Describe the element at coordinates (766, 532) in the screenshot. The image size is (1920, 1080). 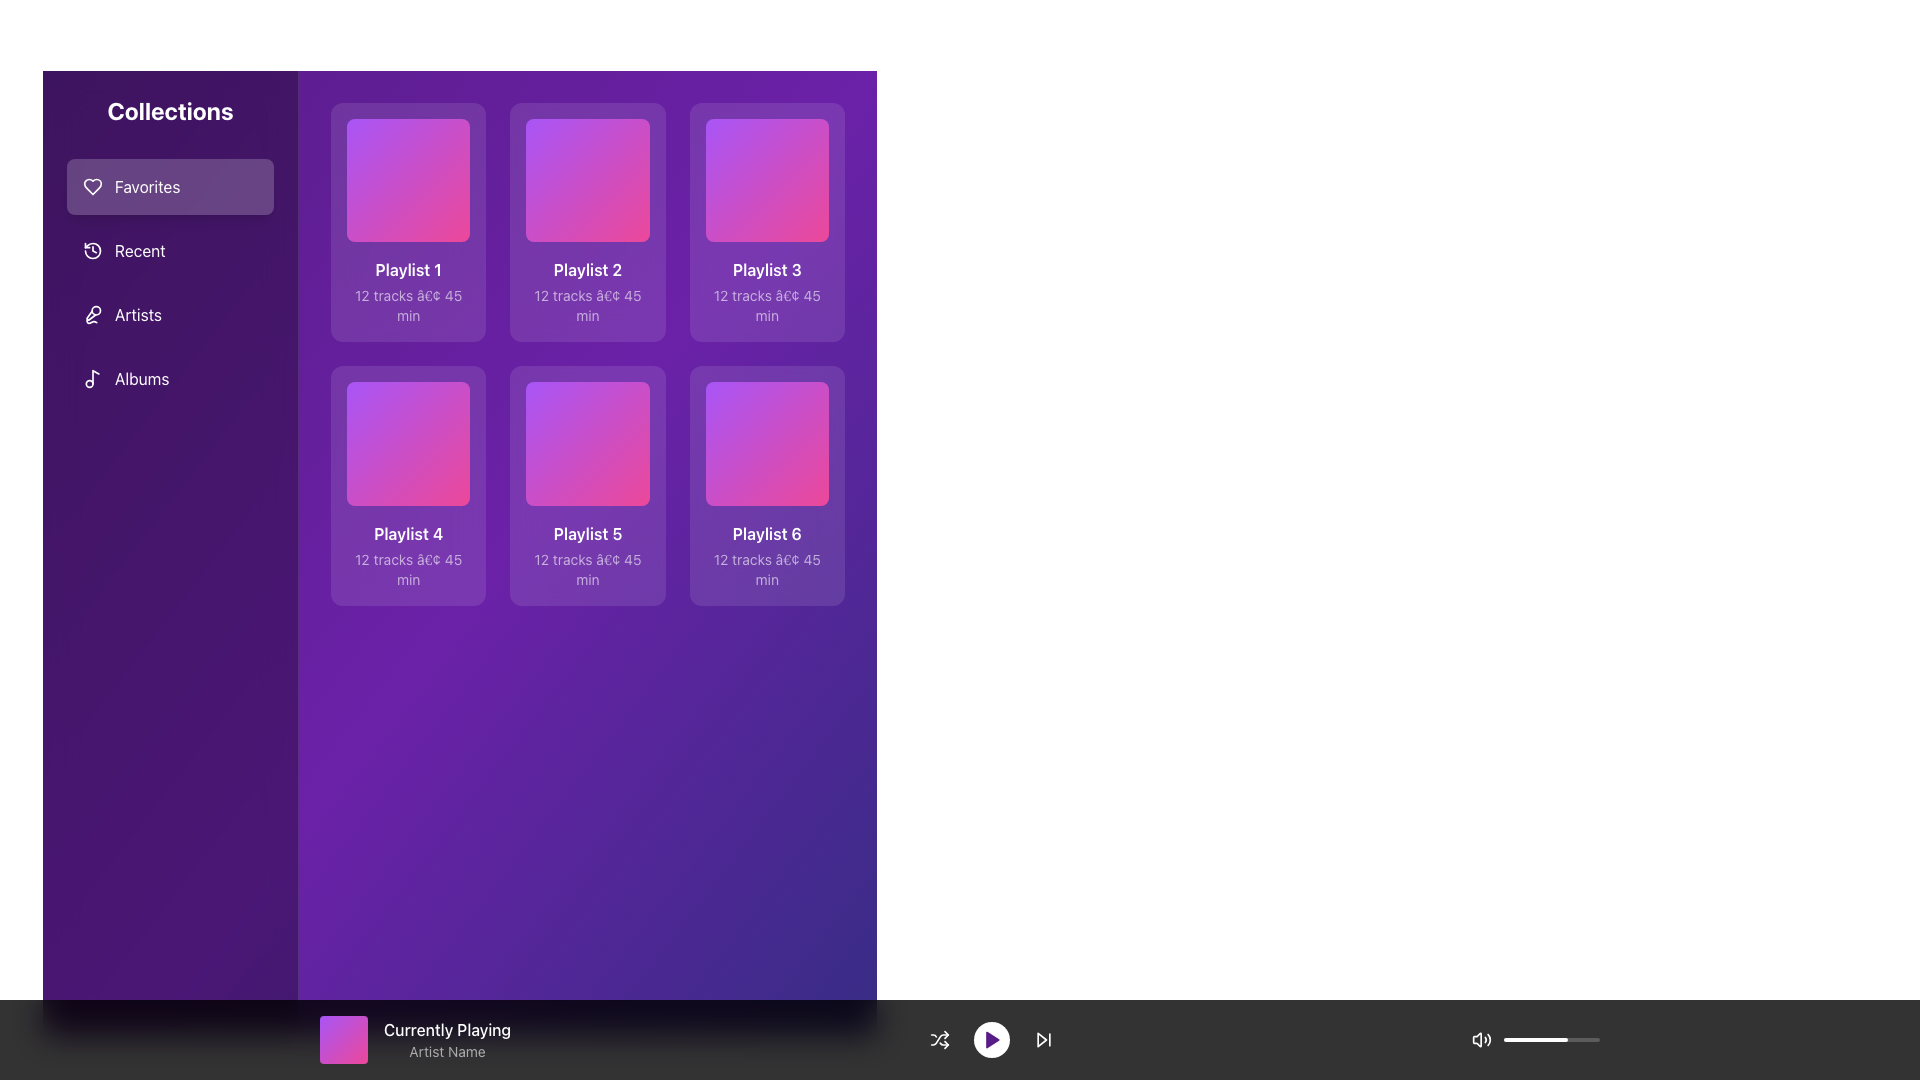
I see `the text label that identifies the playlist as 'Playlist 6', located at the bottom-most position in the third column of the second row in the grid layout of playlists` at that location.